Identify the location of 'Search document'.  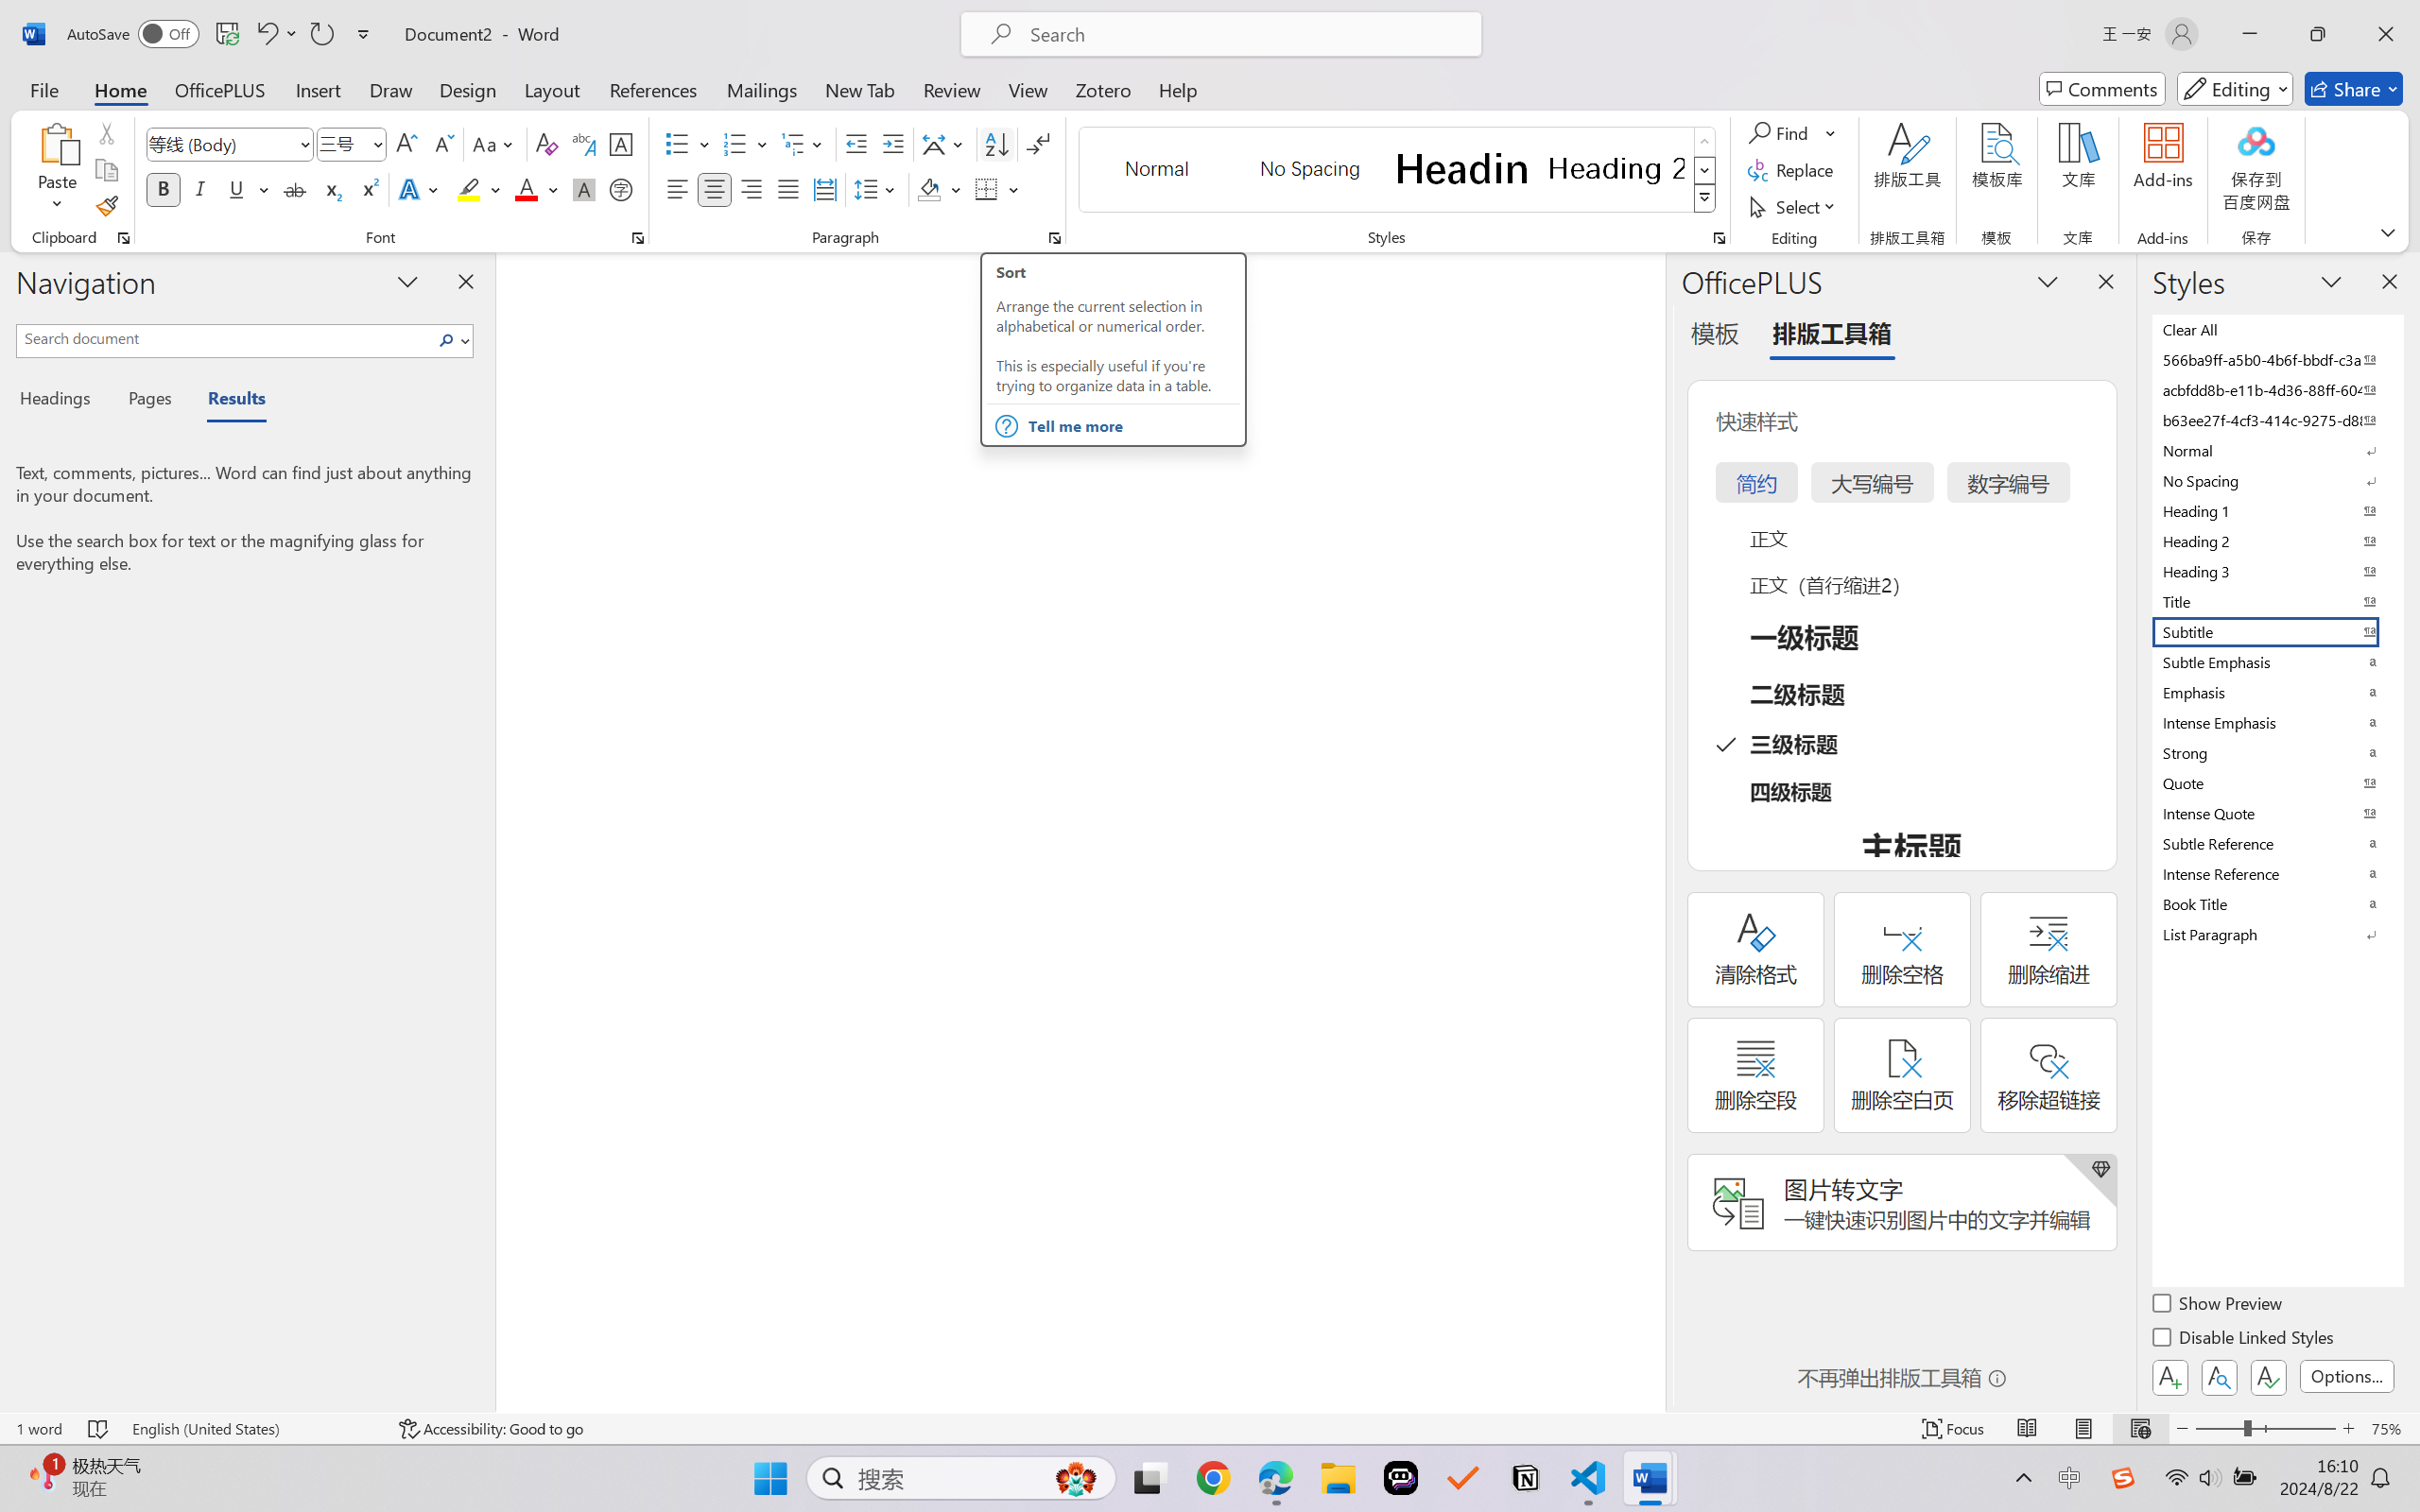
(225, 337).